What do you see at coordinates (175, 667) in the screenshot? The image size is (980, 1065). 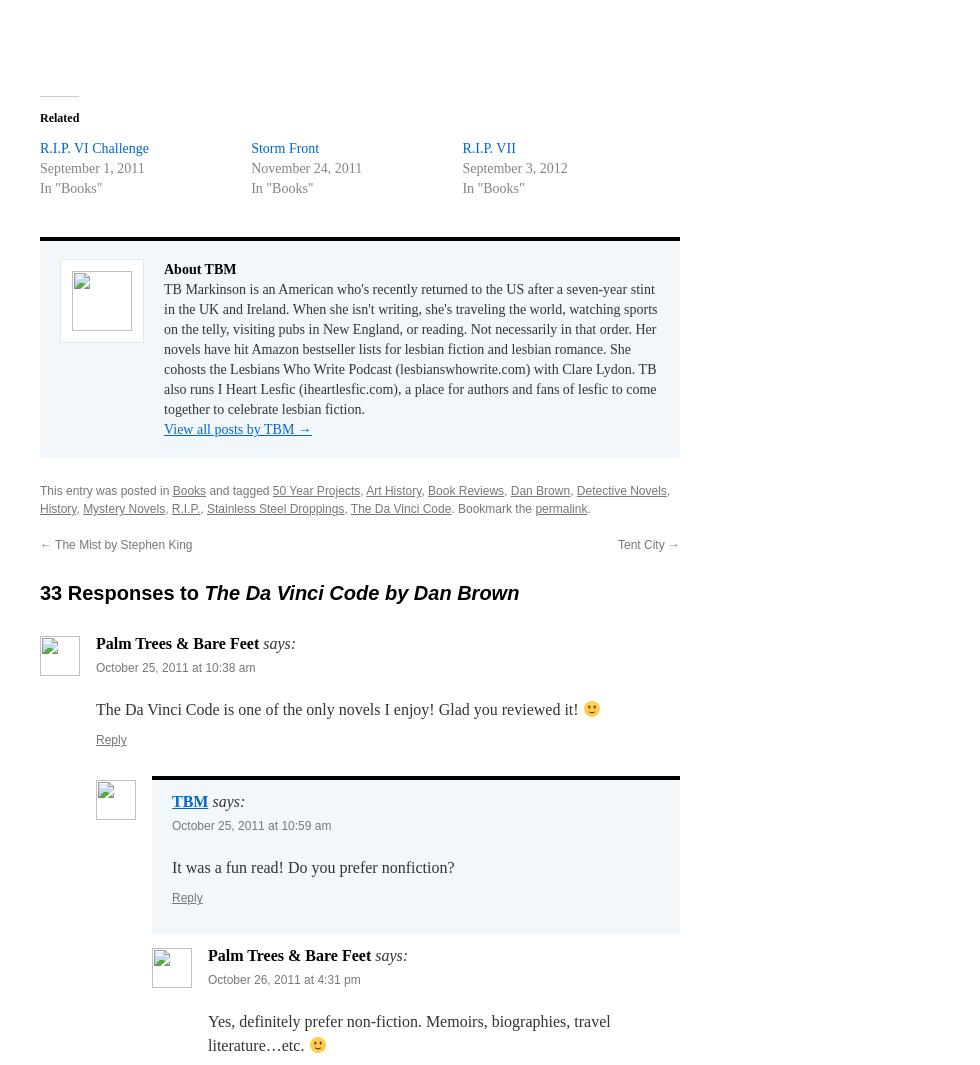 I see `'October 25, 2011 at 10:38 am'` at bounding box center [175, 667].